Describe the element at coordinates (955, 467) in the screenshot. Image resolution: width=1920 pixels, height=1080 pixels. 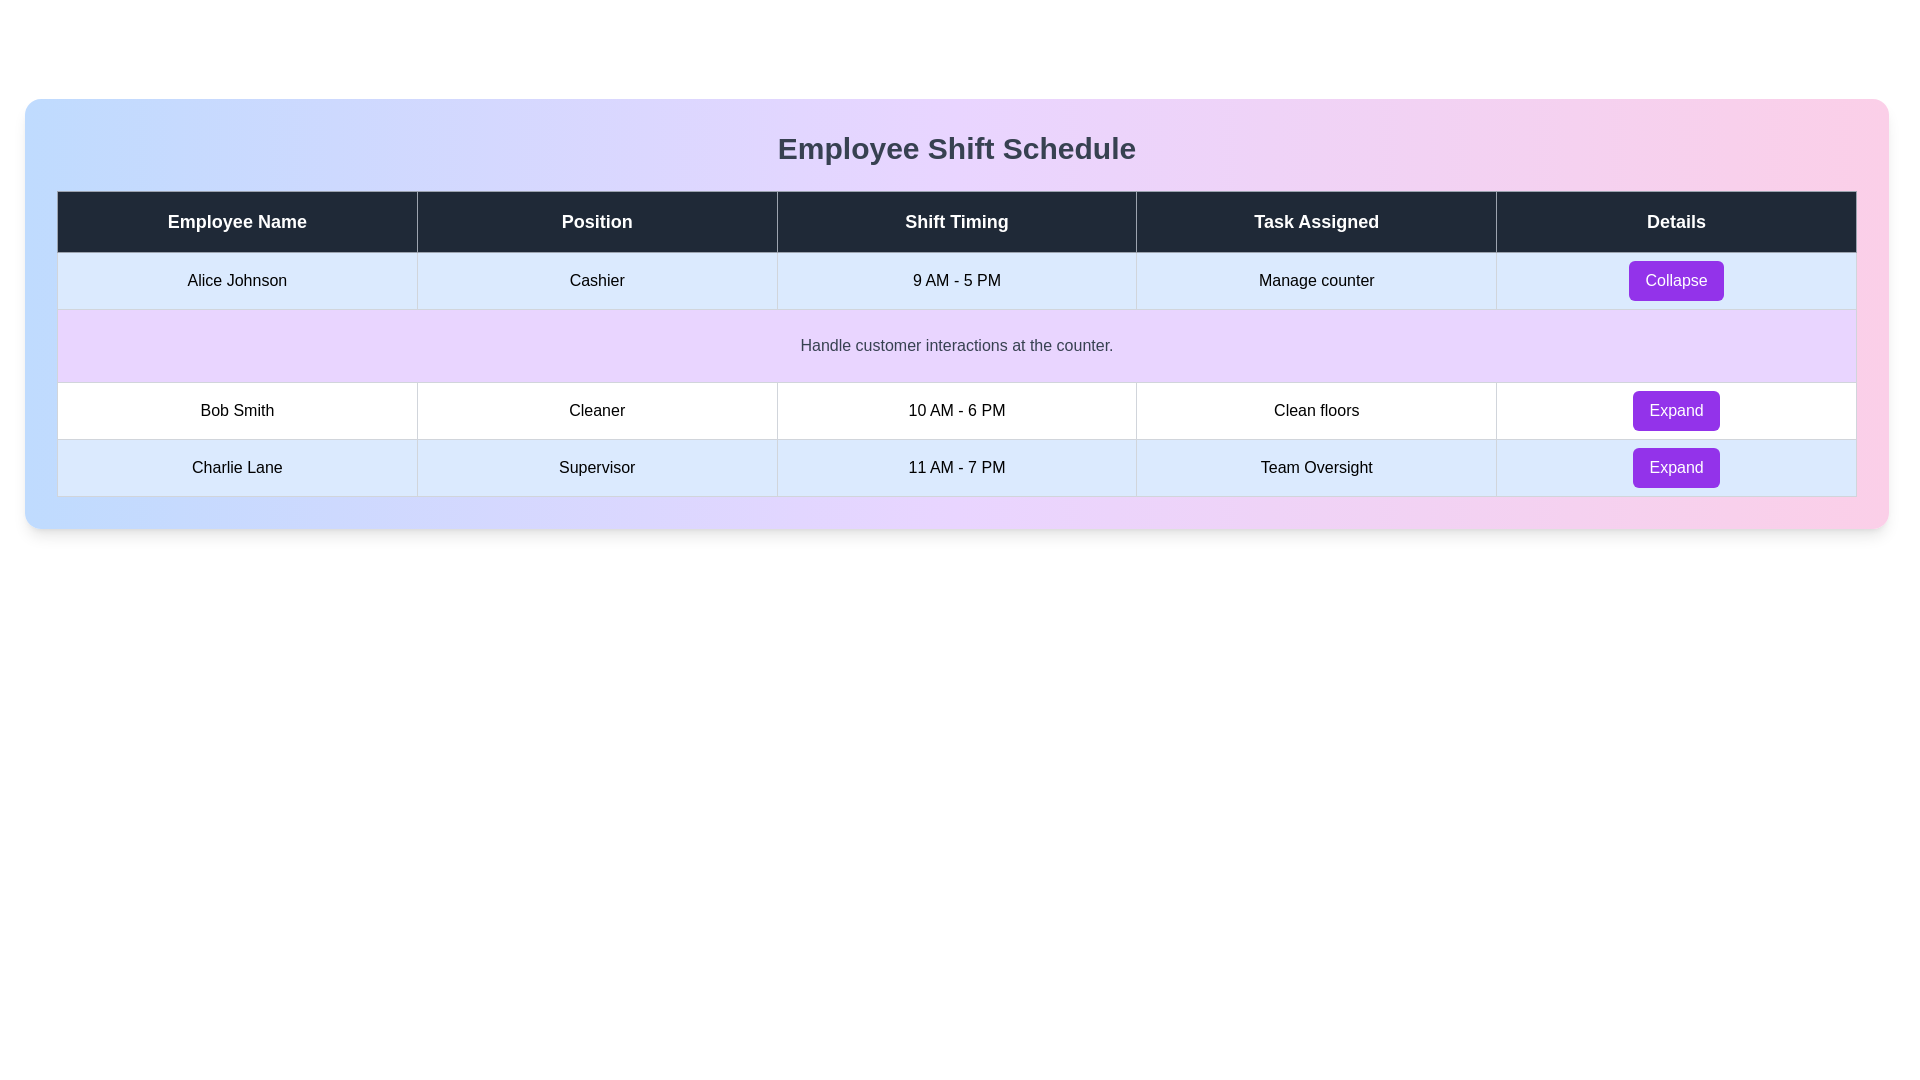
I see `shift timing details for the employee 'Charlie Lane' from the text label located in the 'Shift Timing' column, which is the third element in its row` at that location.